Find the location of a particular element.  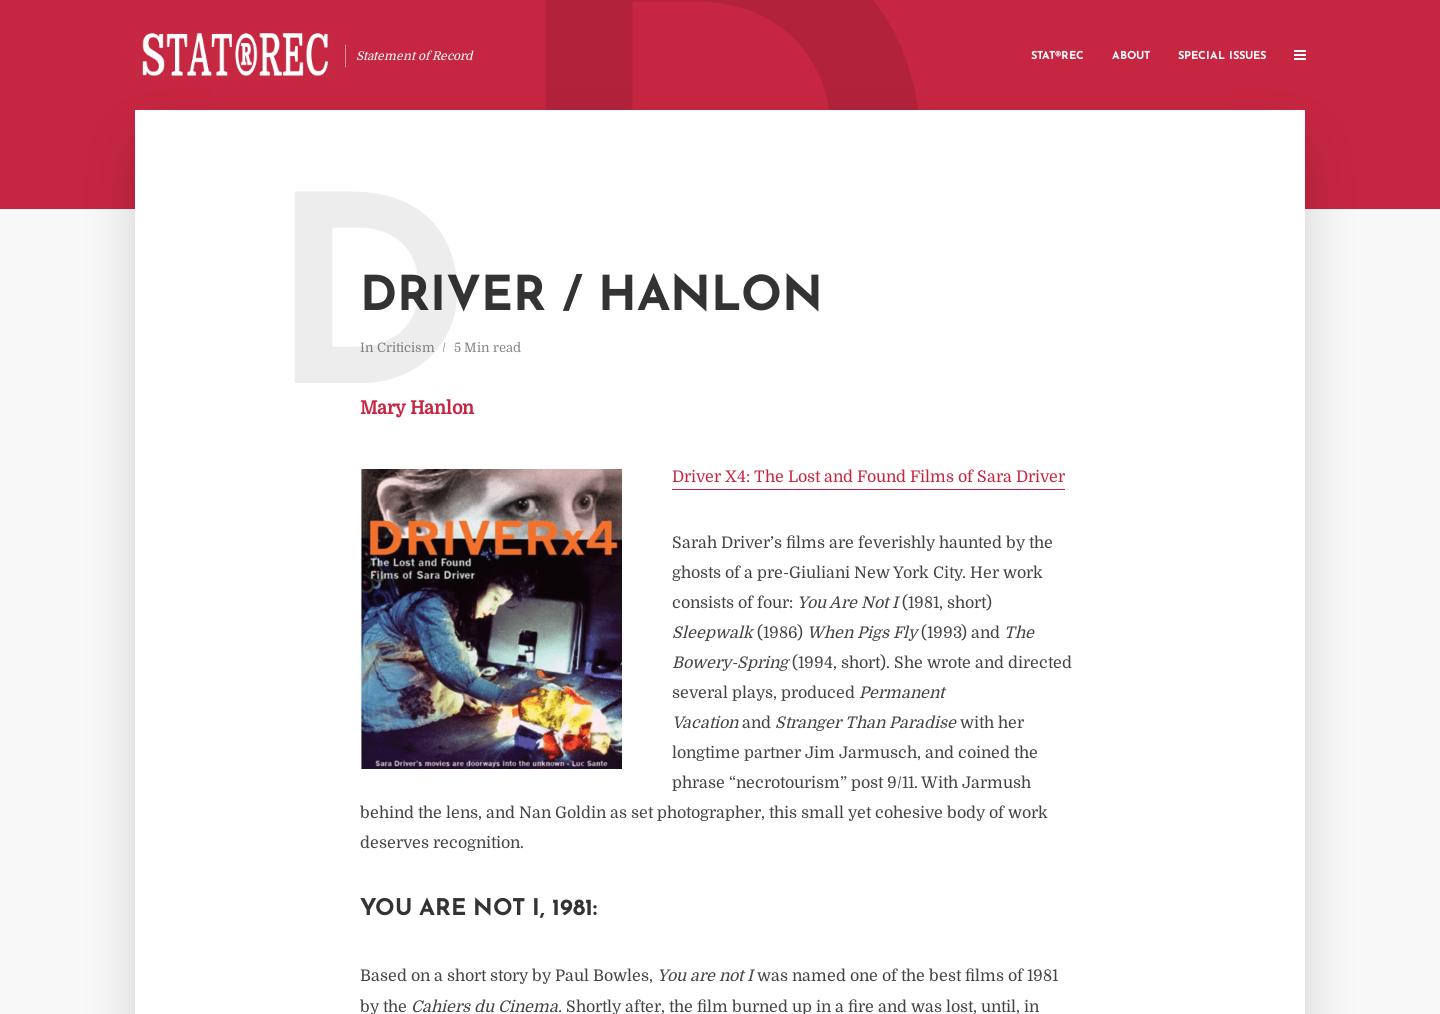

'Based on a short story by Paul Bowles,' is located at coordinates (507, 975).